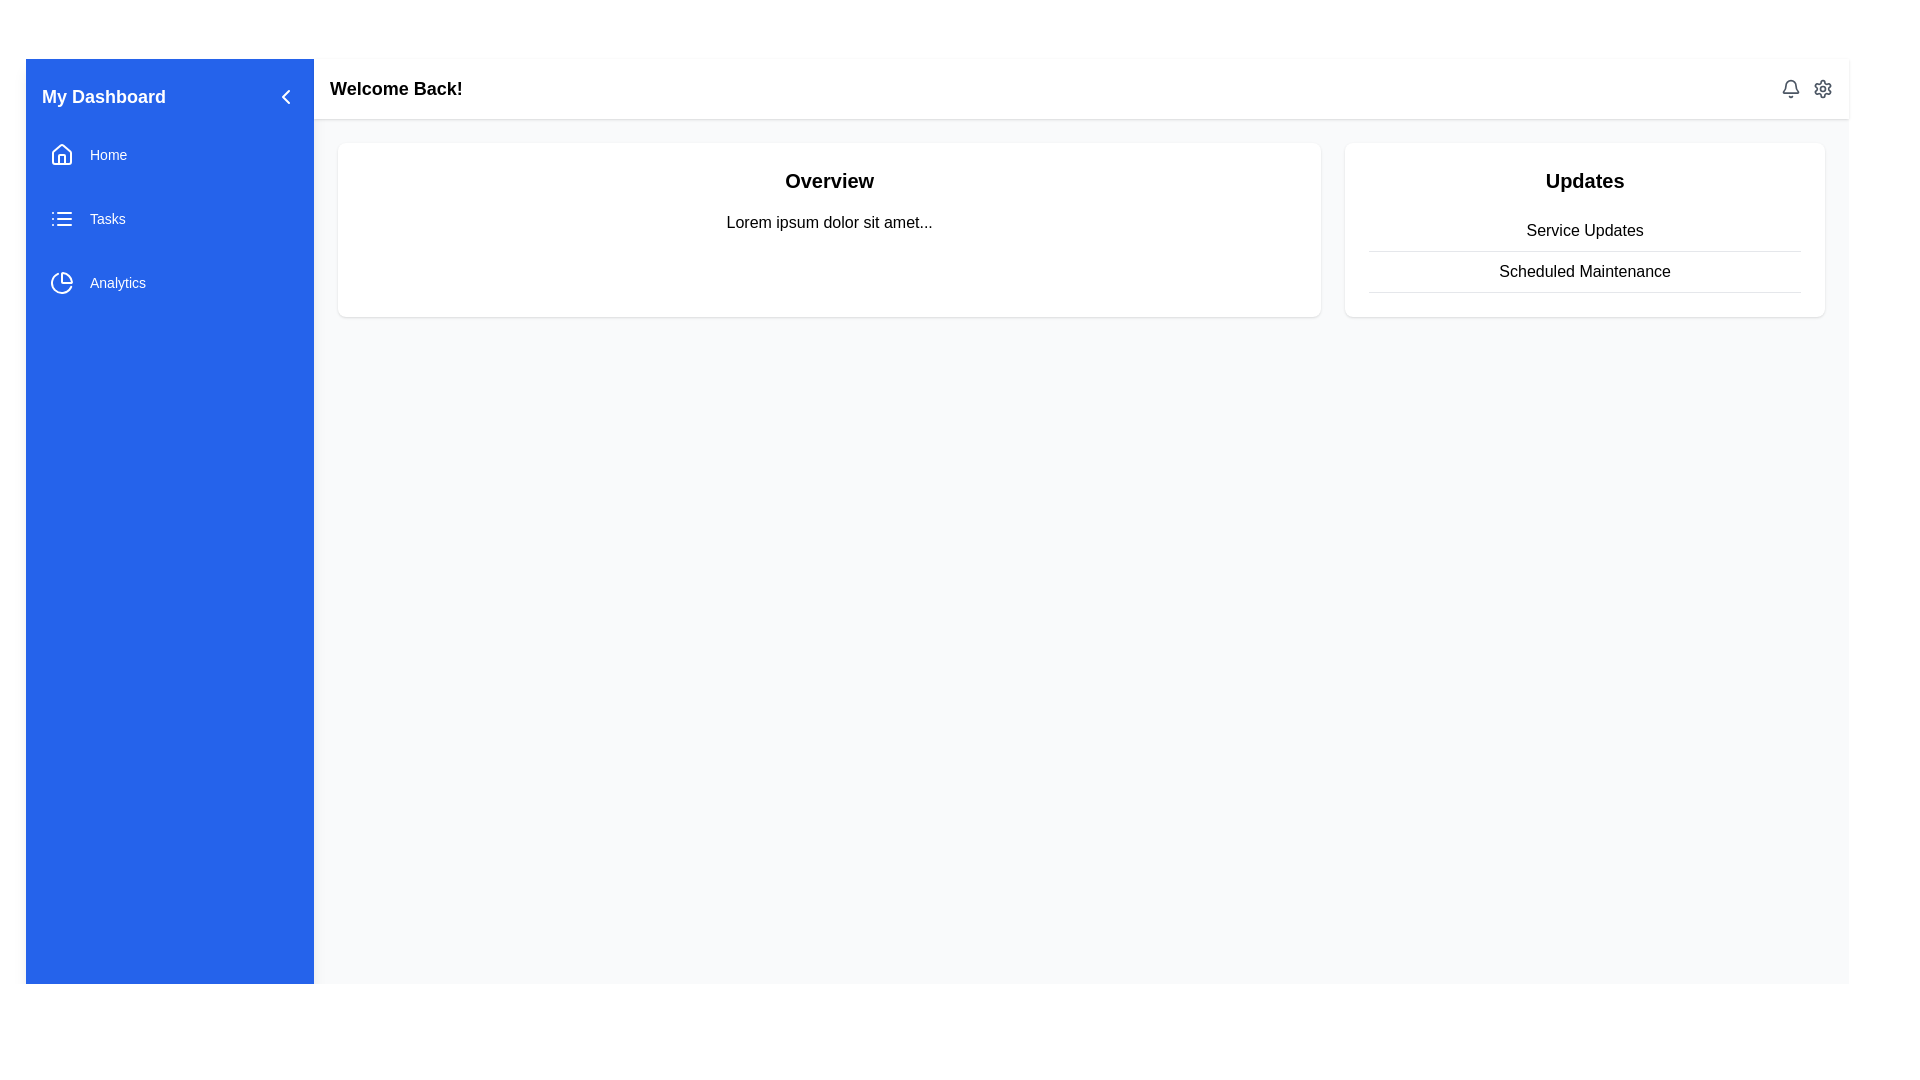 This screenshot has height=1080, width=1920. I want to click on the house-shaped icon located in the 'Home' section of the sidebar menu, which is rendered in a white outline on a blue background, so click(62, 153).